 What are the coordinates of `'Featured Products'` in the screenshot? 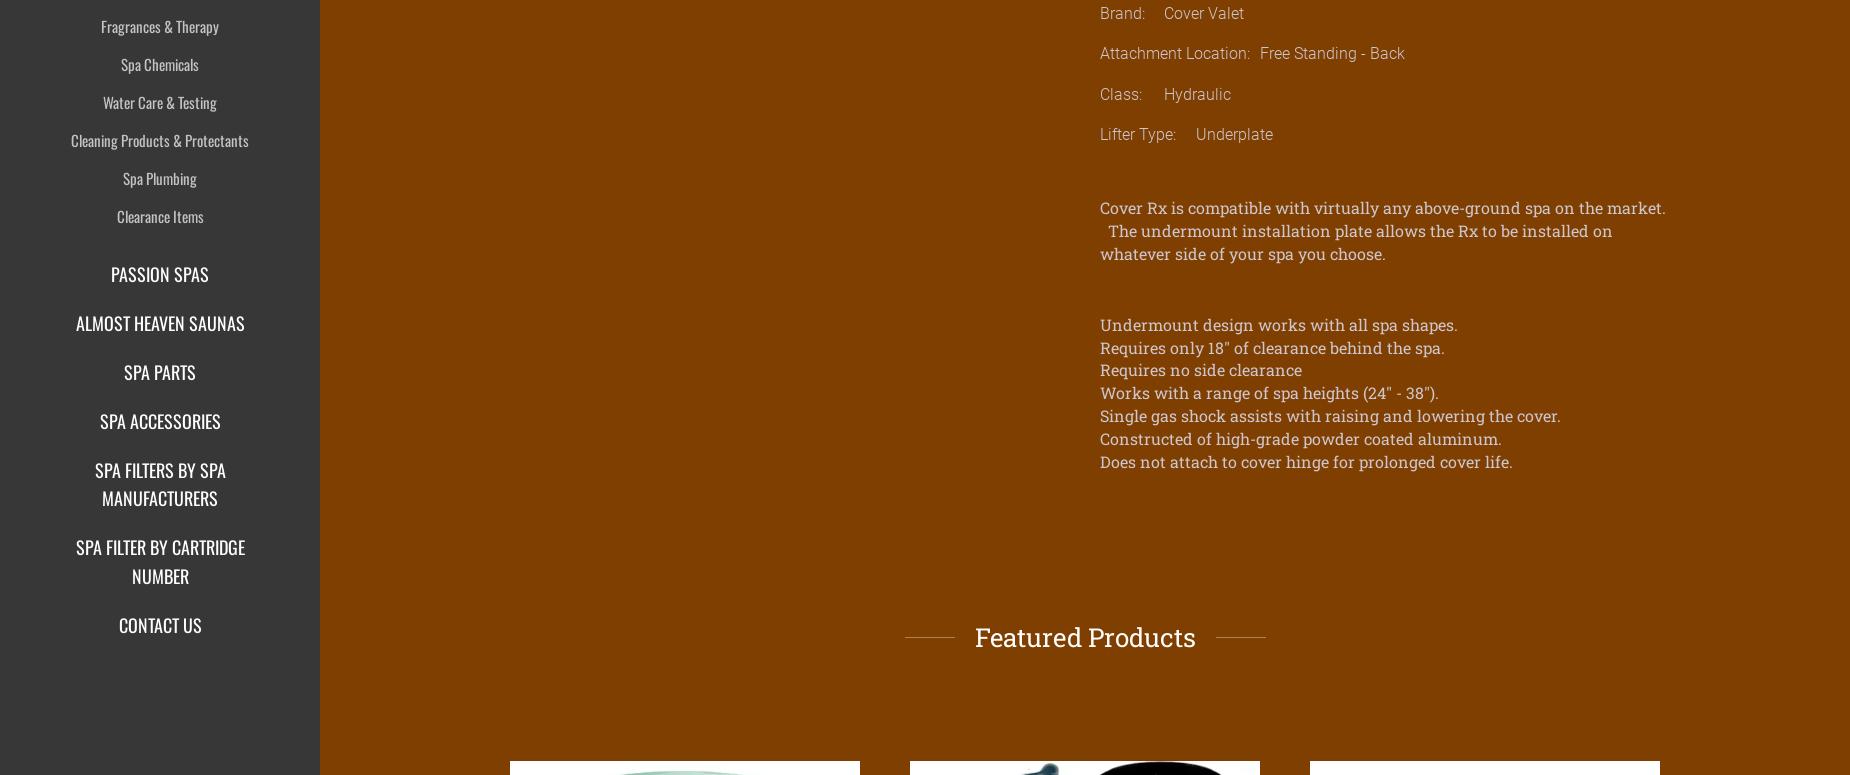 It's located at (1083, 636).